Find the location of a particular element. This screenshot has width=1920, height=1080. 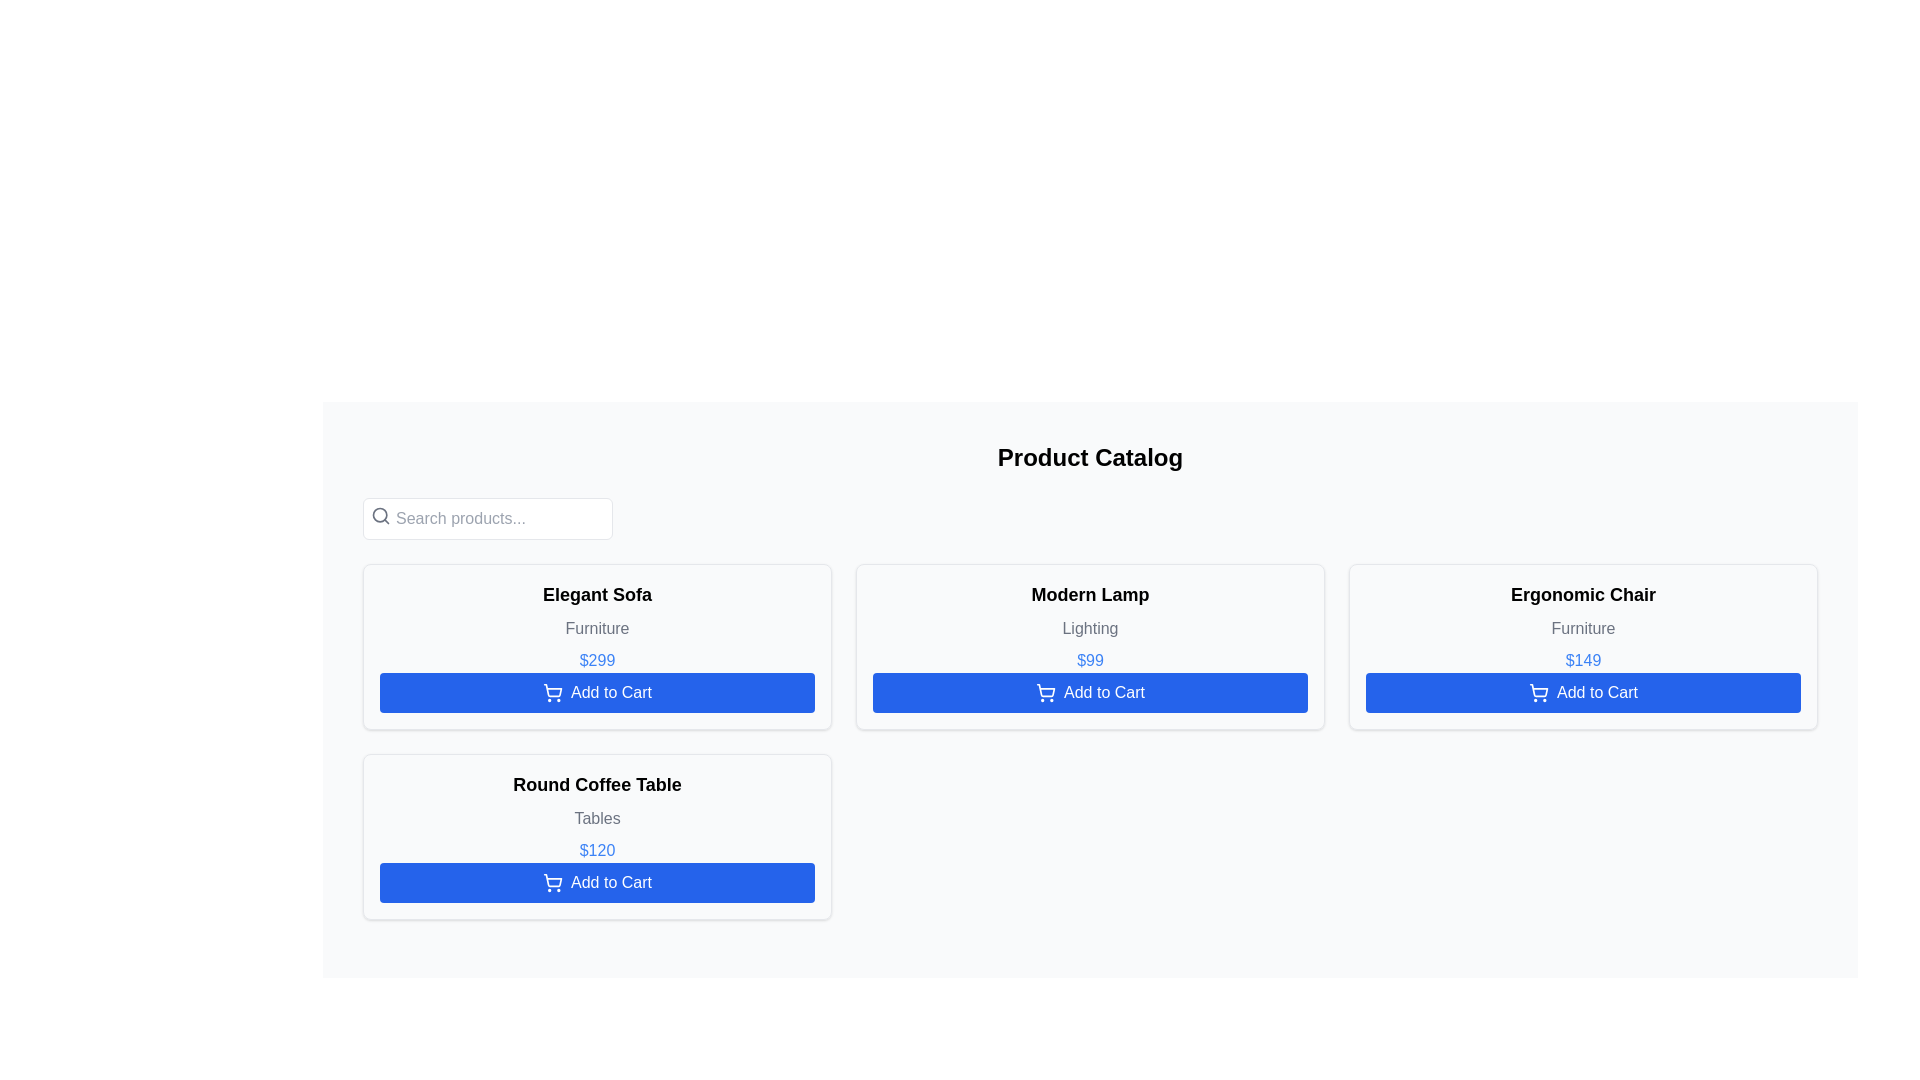

the text label displaying 'Round Coffee Table' and 'Tables' is located at coordinates (596, 800).